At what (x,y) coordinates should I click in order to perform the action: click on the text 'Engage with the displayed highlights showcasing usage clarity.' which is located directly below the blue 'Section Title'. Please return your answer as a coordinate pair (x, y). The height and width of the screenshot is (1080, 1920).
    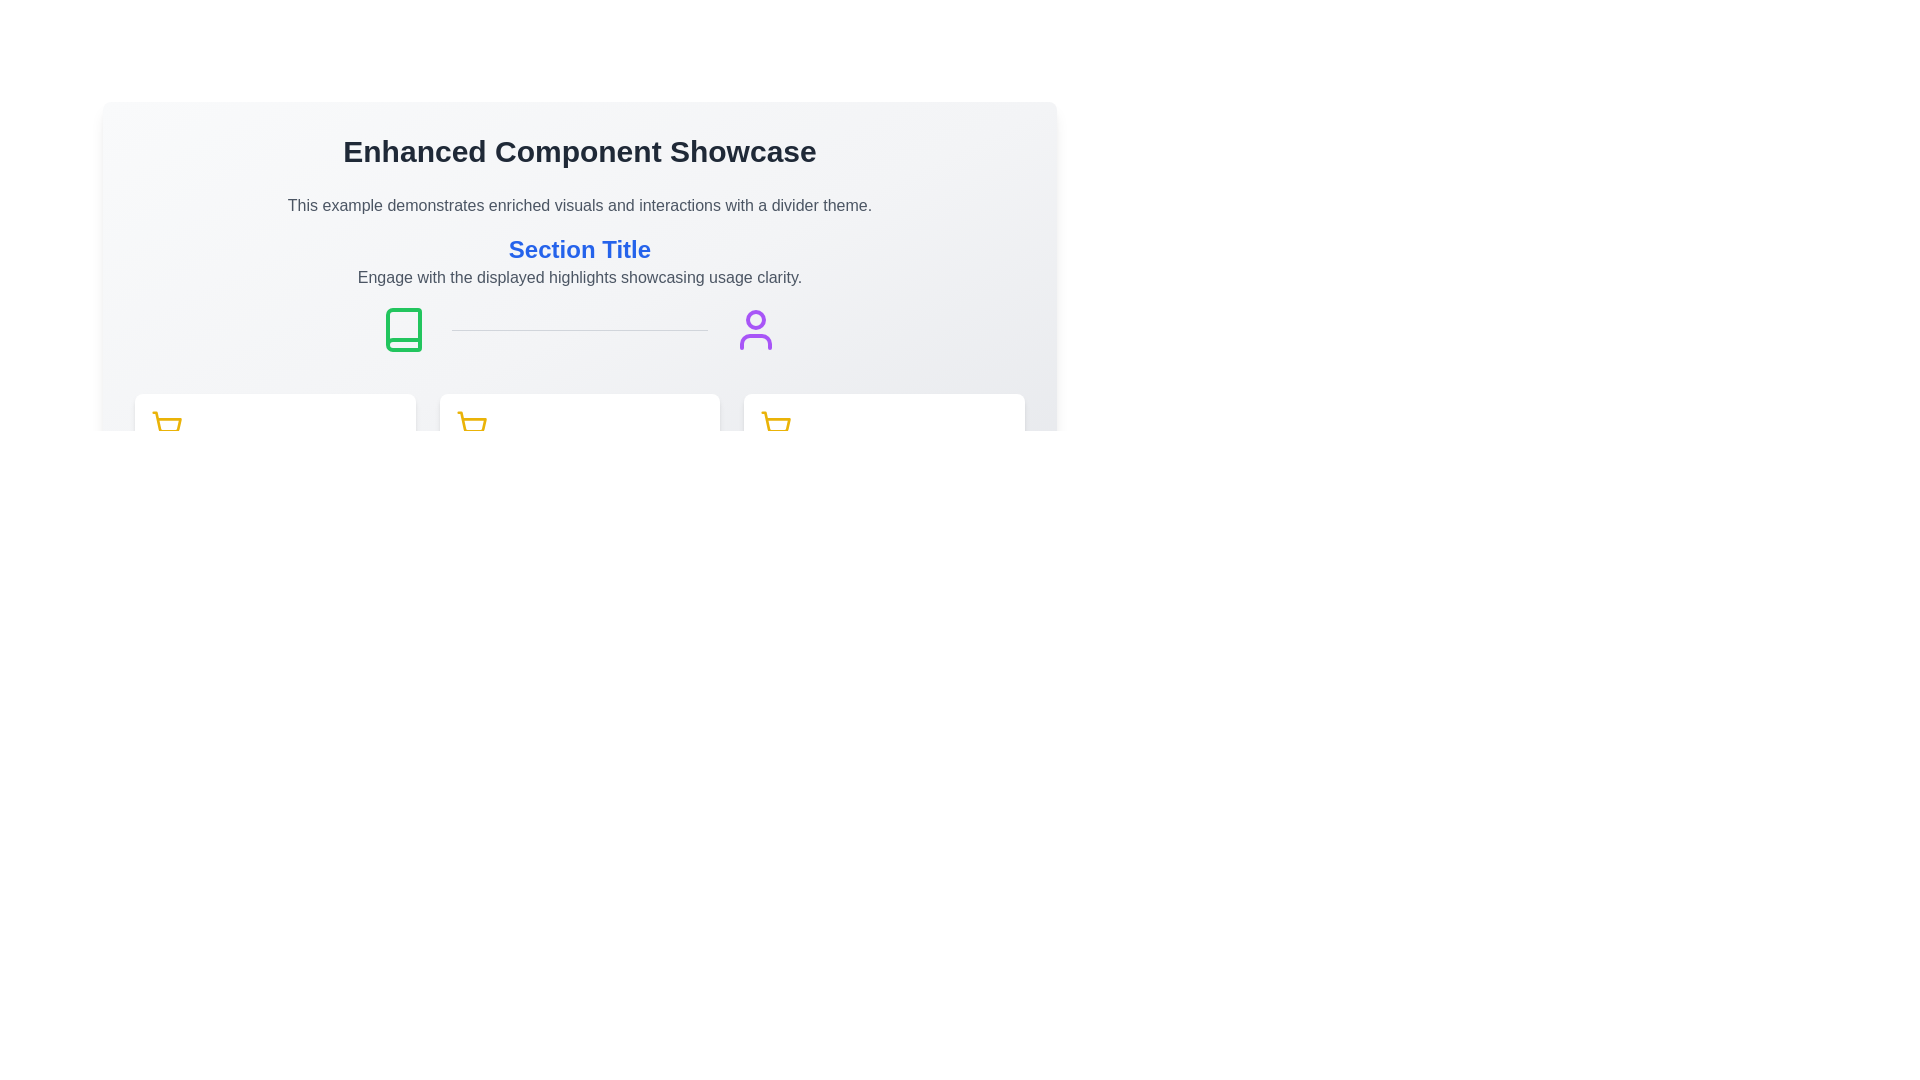
    Looking at the image, I should click on (579, 277).